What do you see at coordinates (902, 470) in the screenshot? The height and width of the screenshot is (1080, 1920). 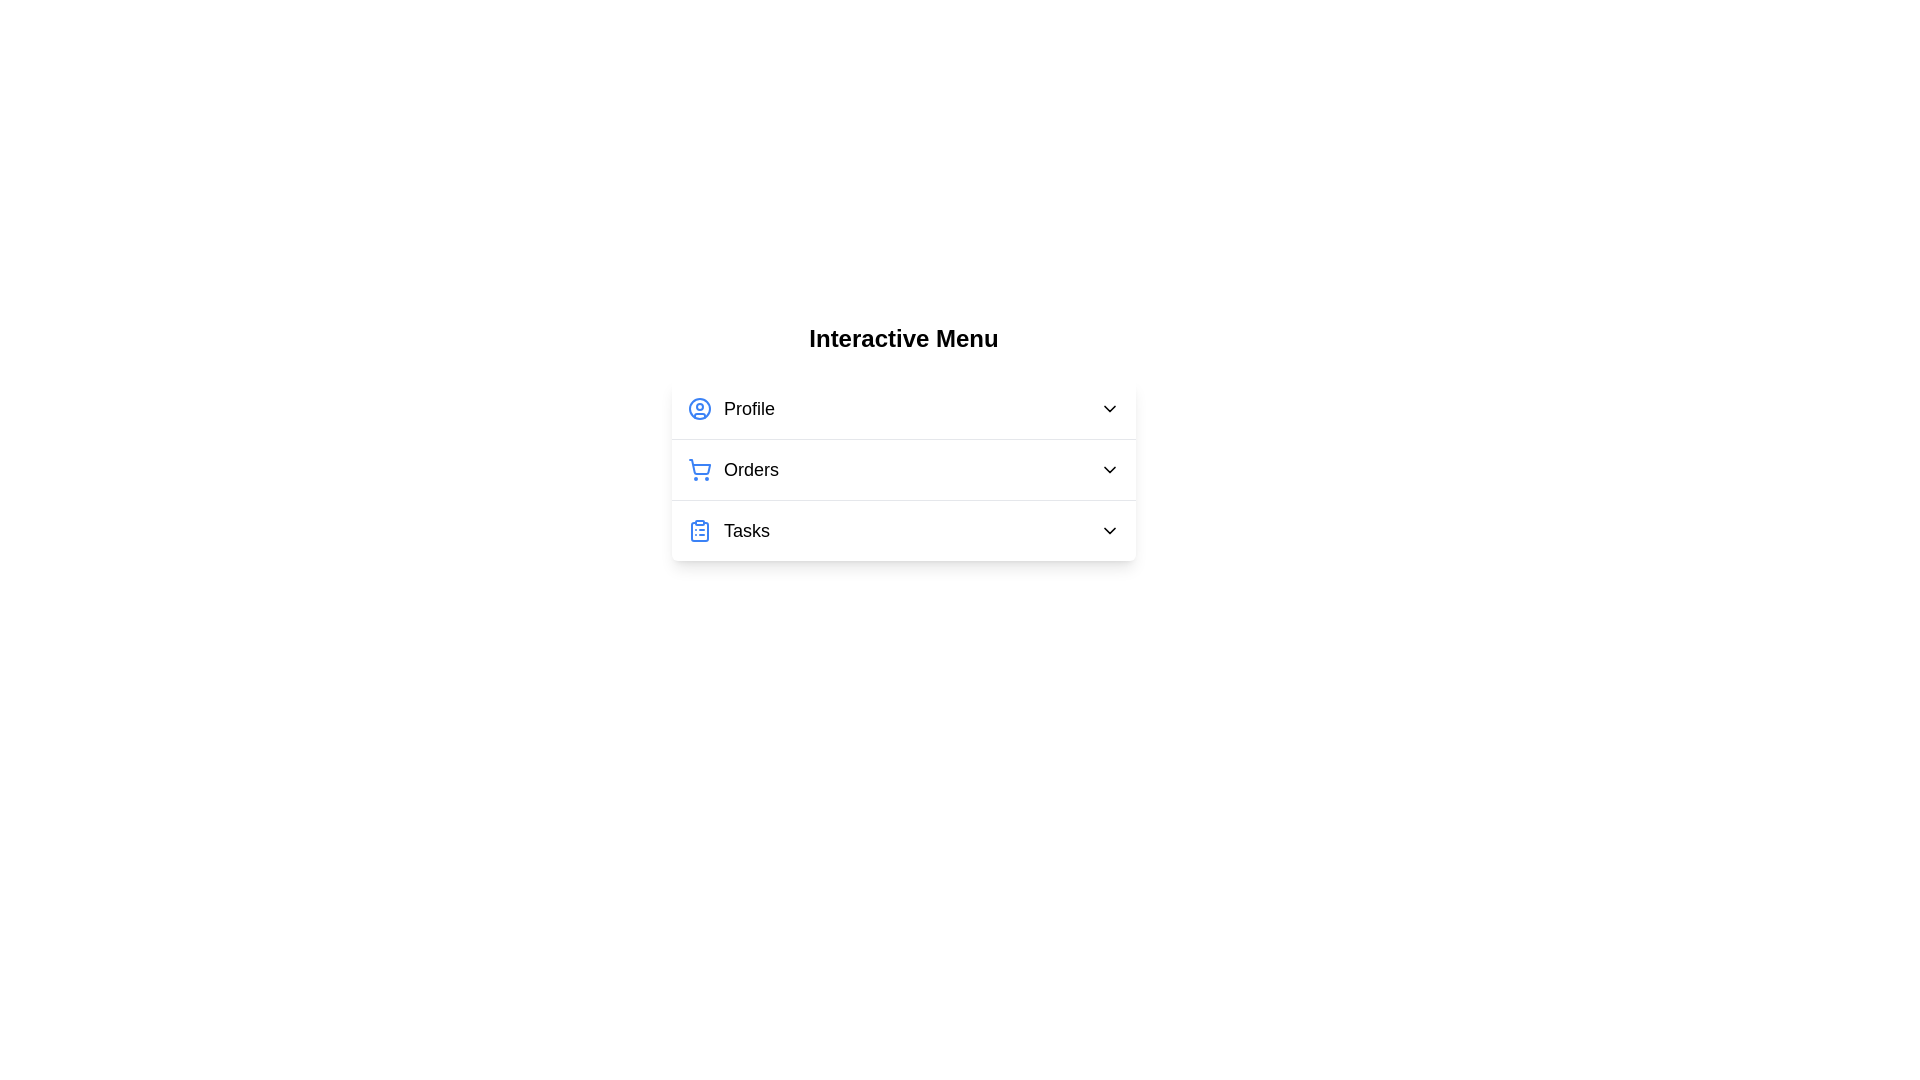 I see `the 'Orders' section in the dropdown menu` at bounding box center [902, 470].